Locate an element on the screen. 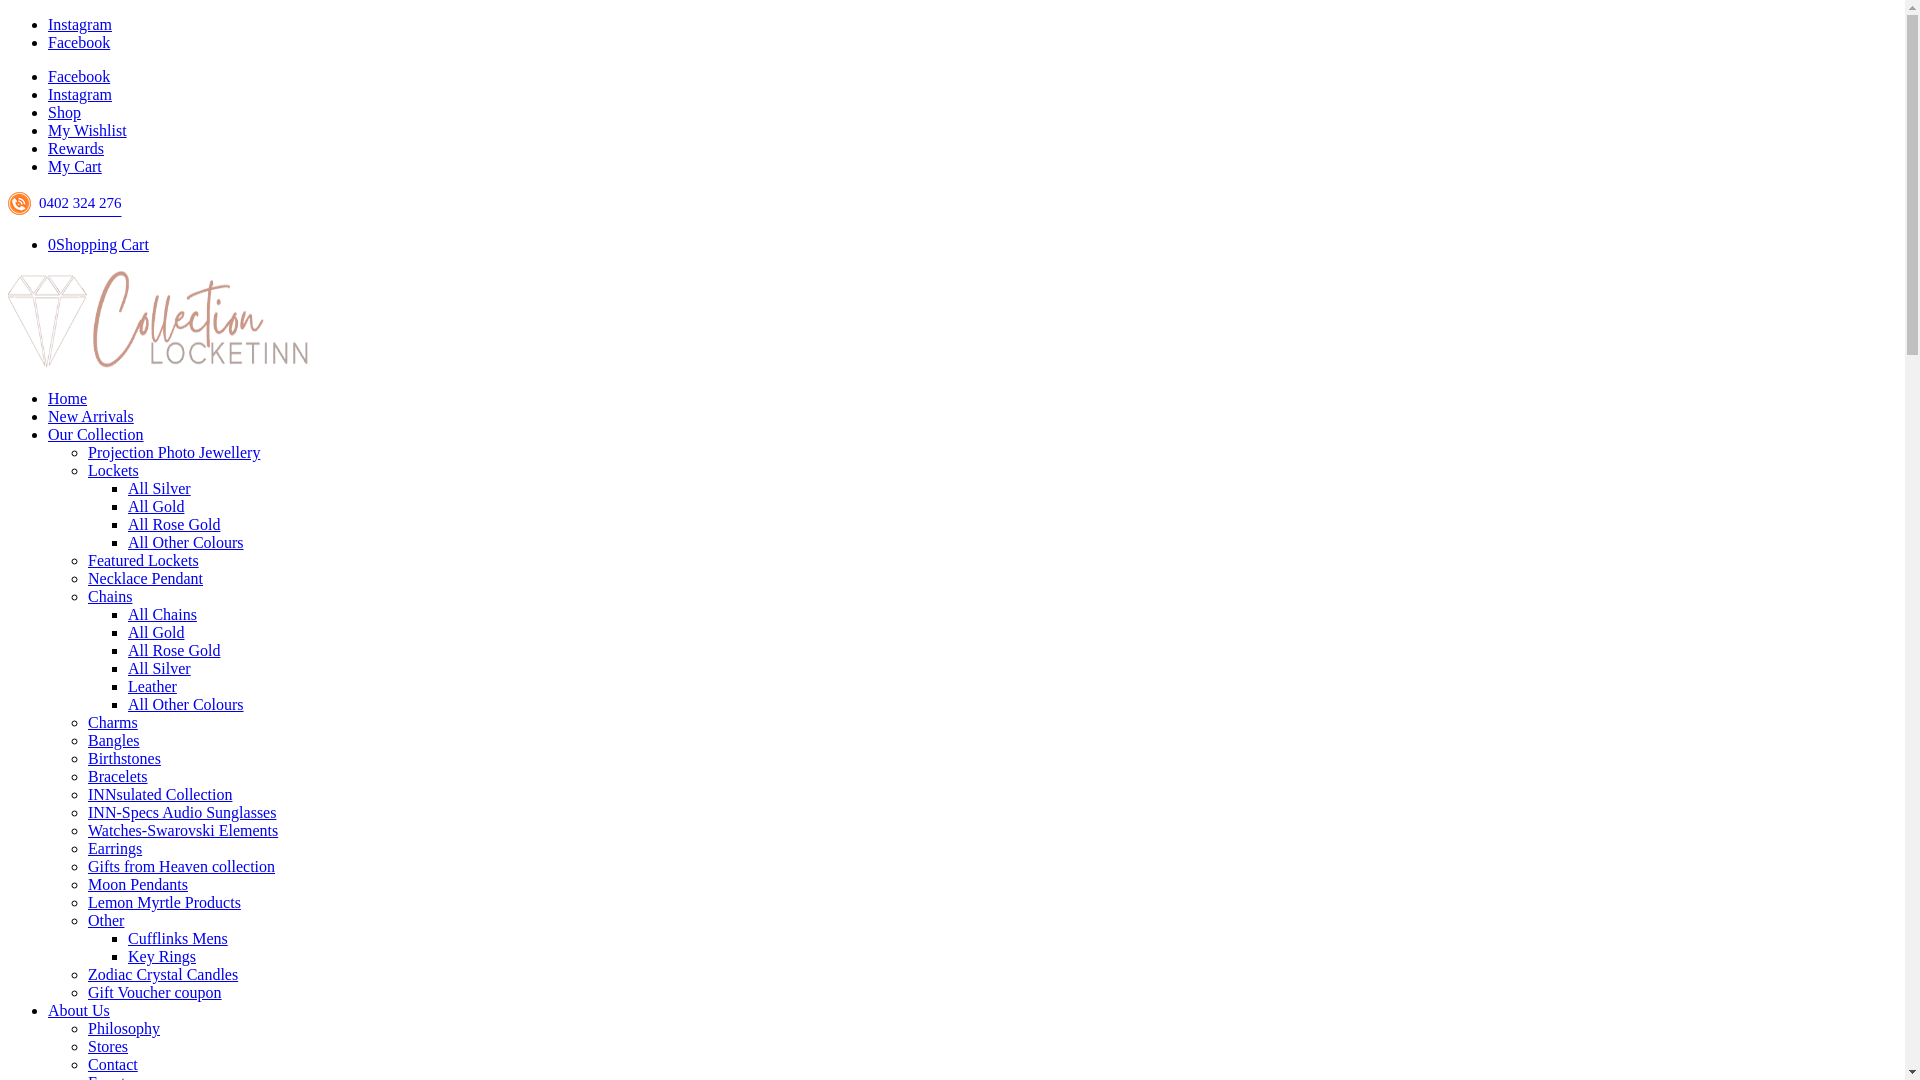 The height and width of the screenshot is (1080, 1920). 'Projection Photo Jewellery' is located at coordinates (173, 452).